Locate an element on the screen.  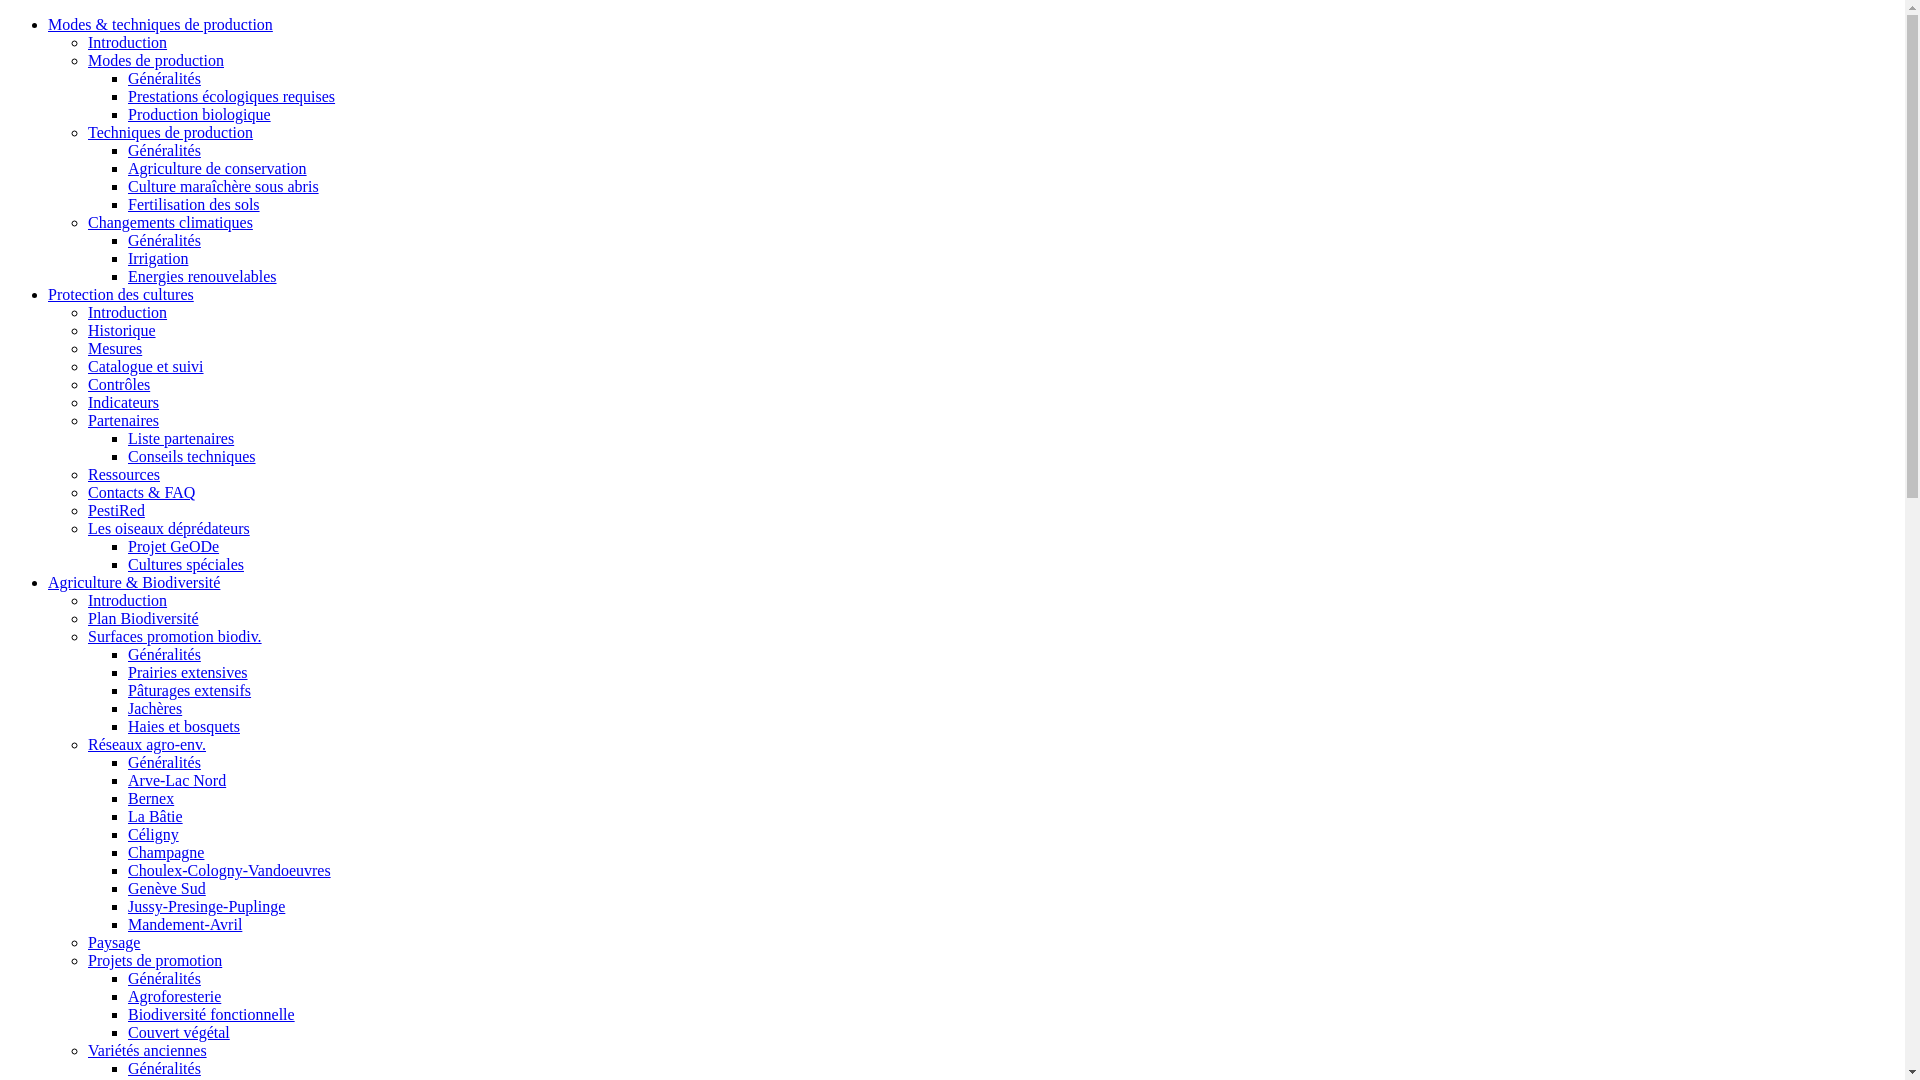
'Surfaces promotion biodiv.' is located at coordinates (86, 636).